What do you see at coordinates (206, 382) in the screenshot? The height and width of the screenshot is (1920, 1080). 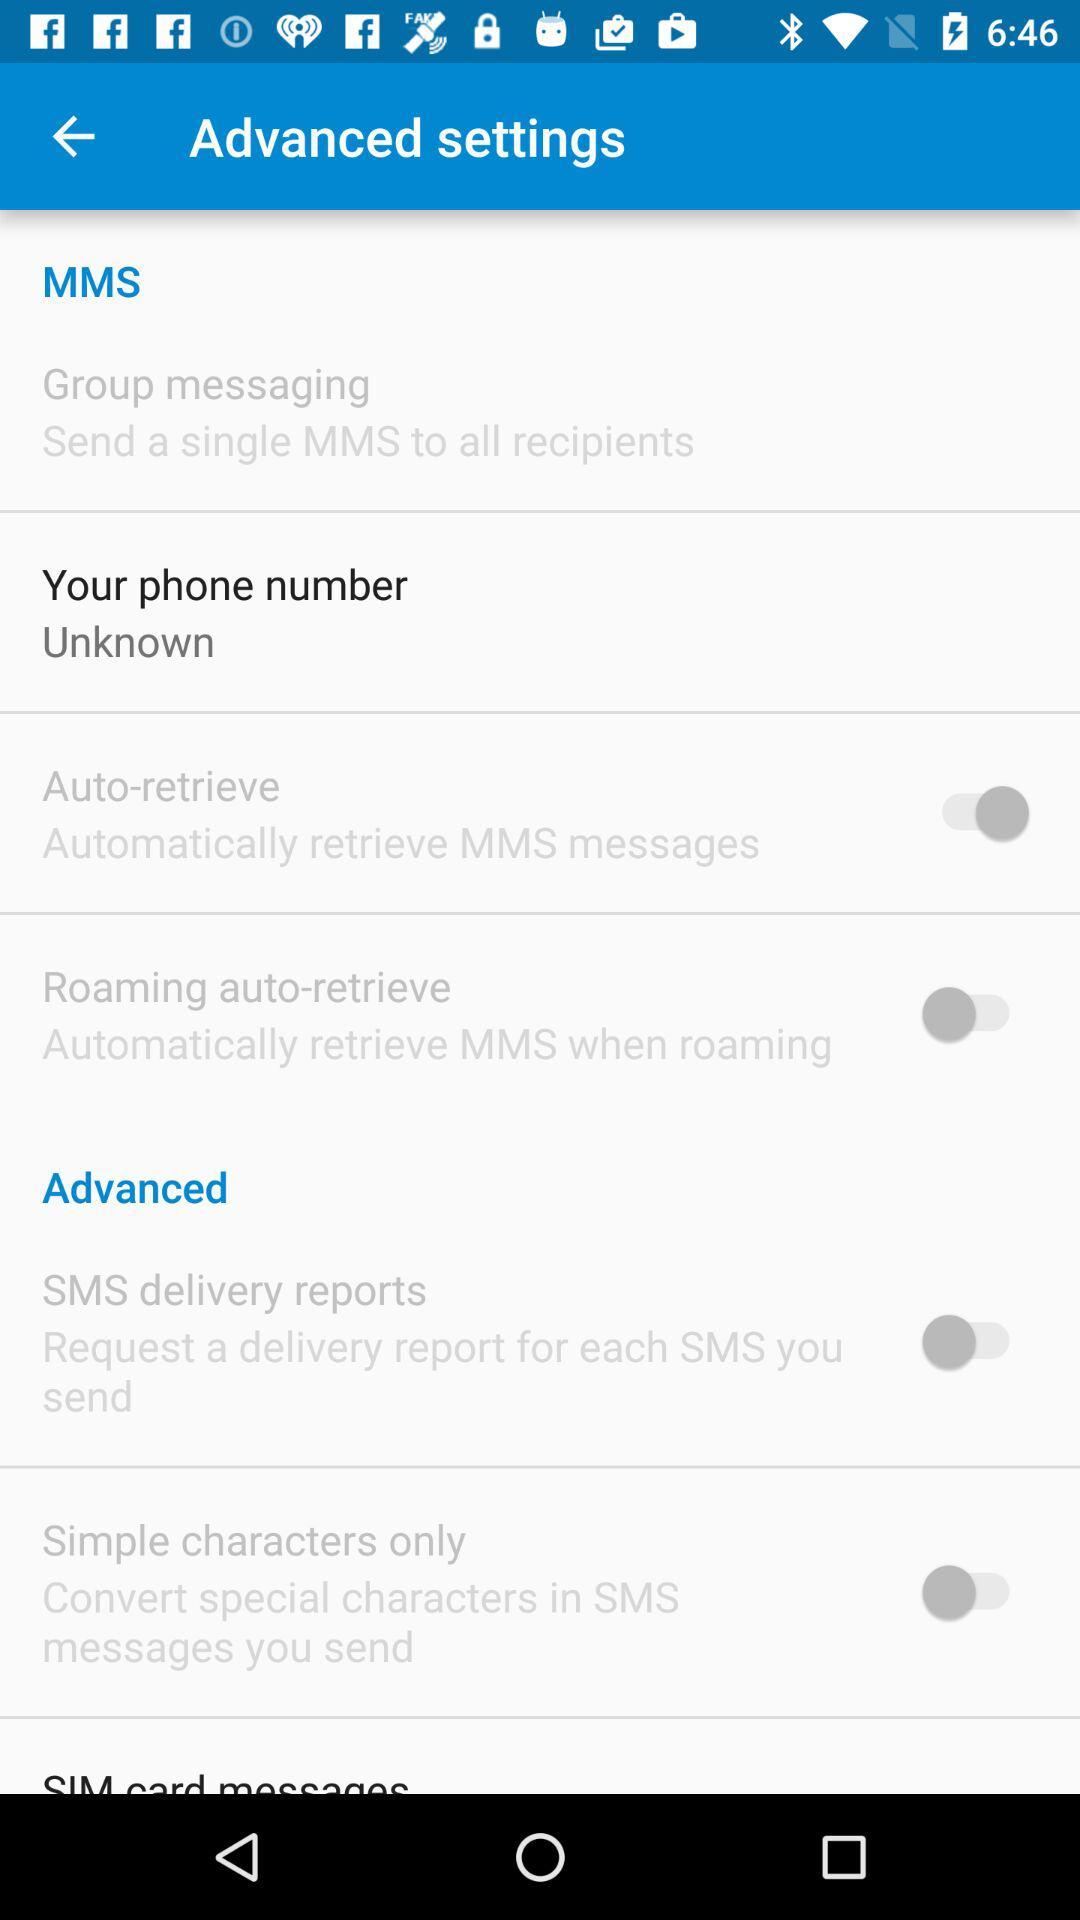 I see `group messaging item` at bounding box center [206, 382].